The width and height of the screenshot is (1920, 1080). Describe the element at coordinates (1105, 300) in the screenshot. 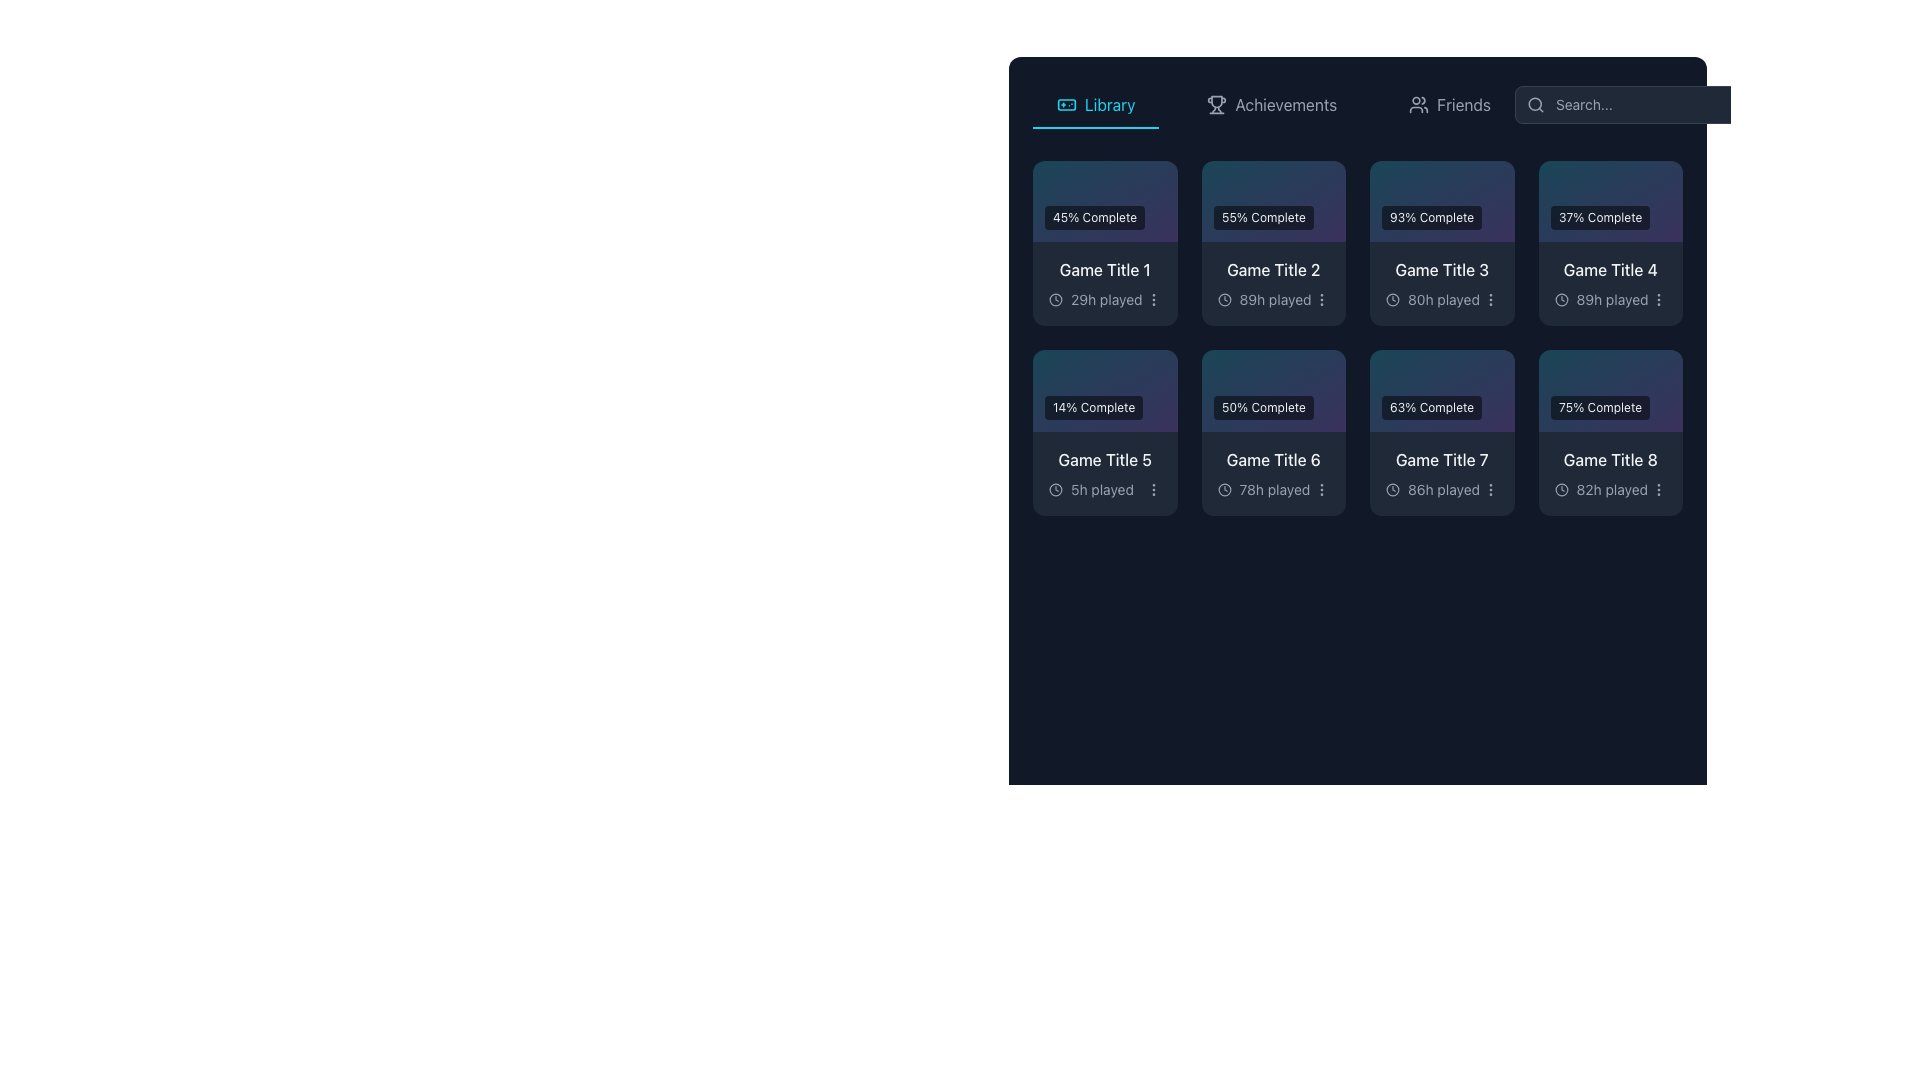

I see `the text label displaying the amount of time spent playing the associated game, located at the bottom-left part of the first game card in the grid layout` at that location.